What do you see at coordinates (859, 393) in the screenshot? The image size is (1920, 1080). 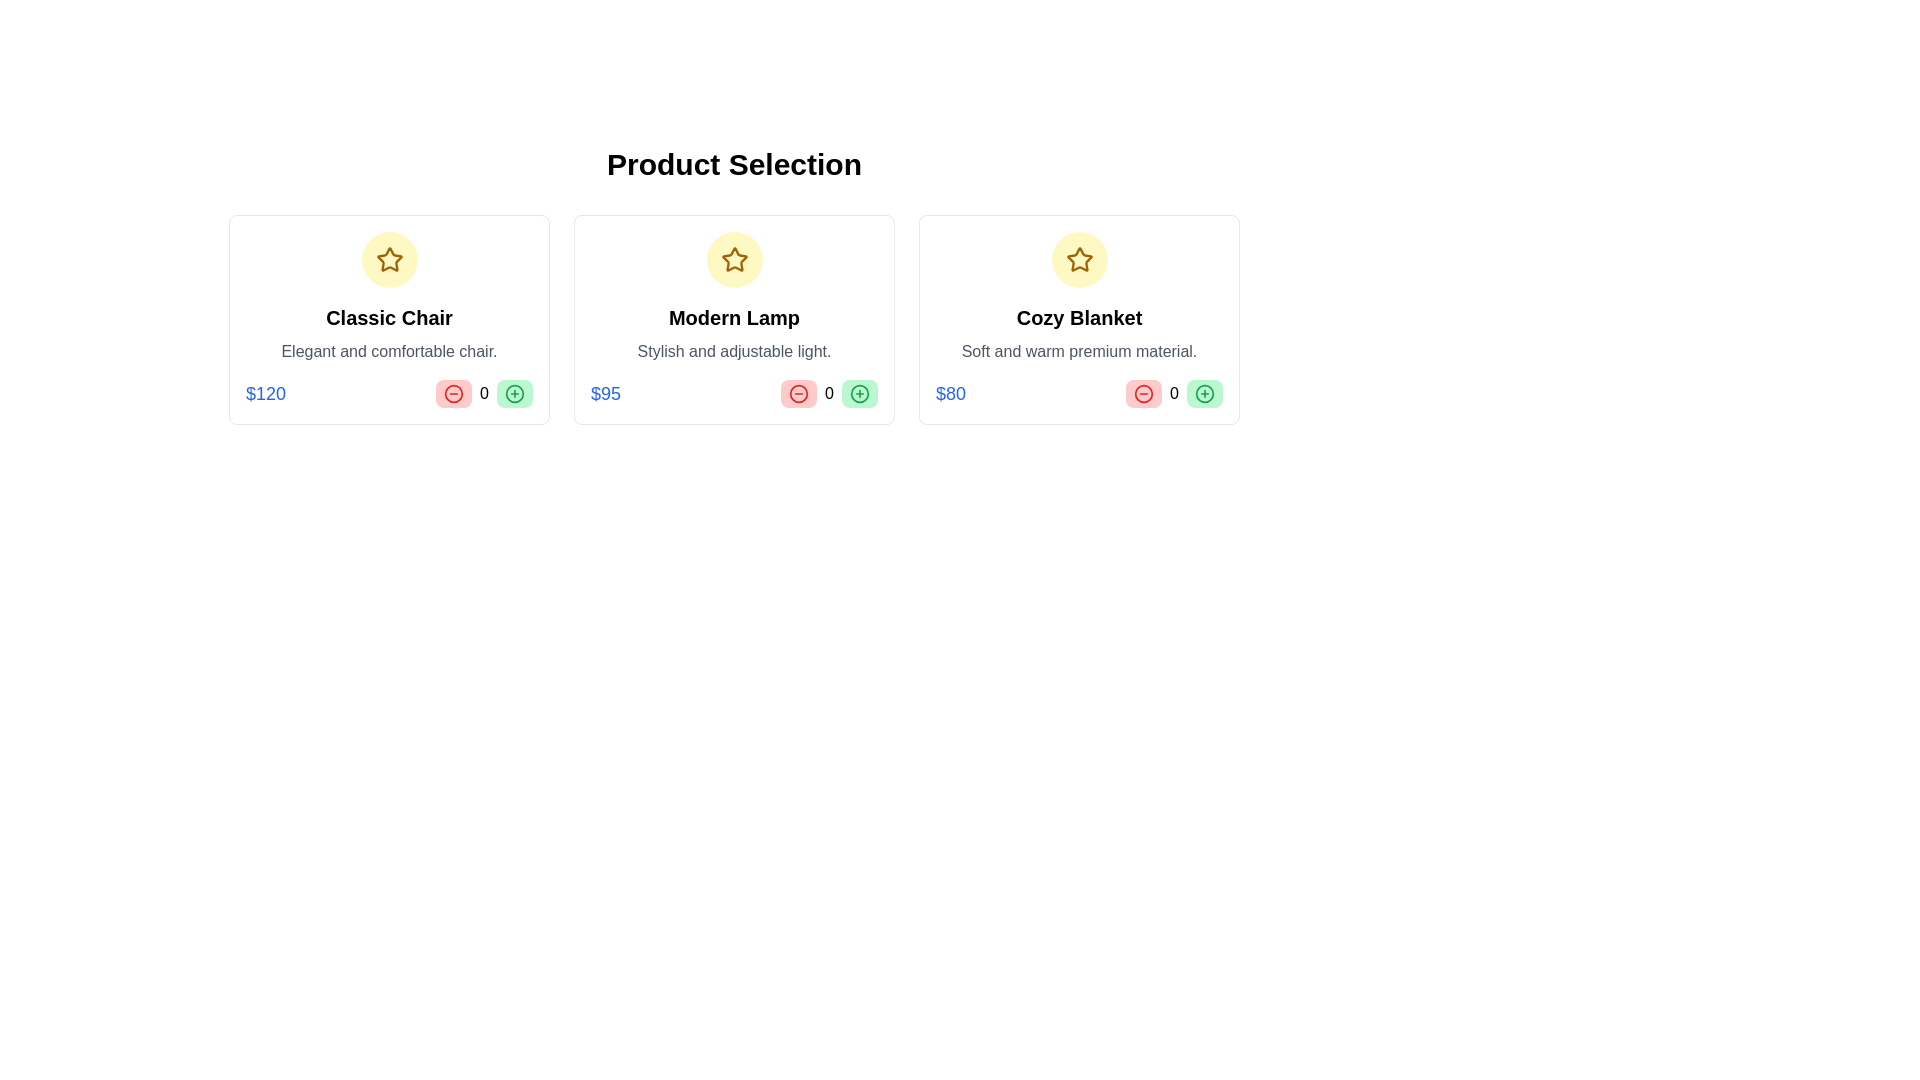 I see `the small green button with a plus icon to increment the count displayed next to it` at bounding box center [859, 393].